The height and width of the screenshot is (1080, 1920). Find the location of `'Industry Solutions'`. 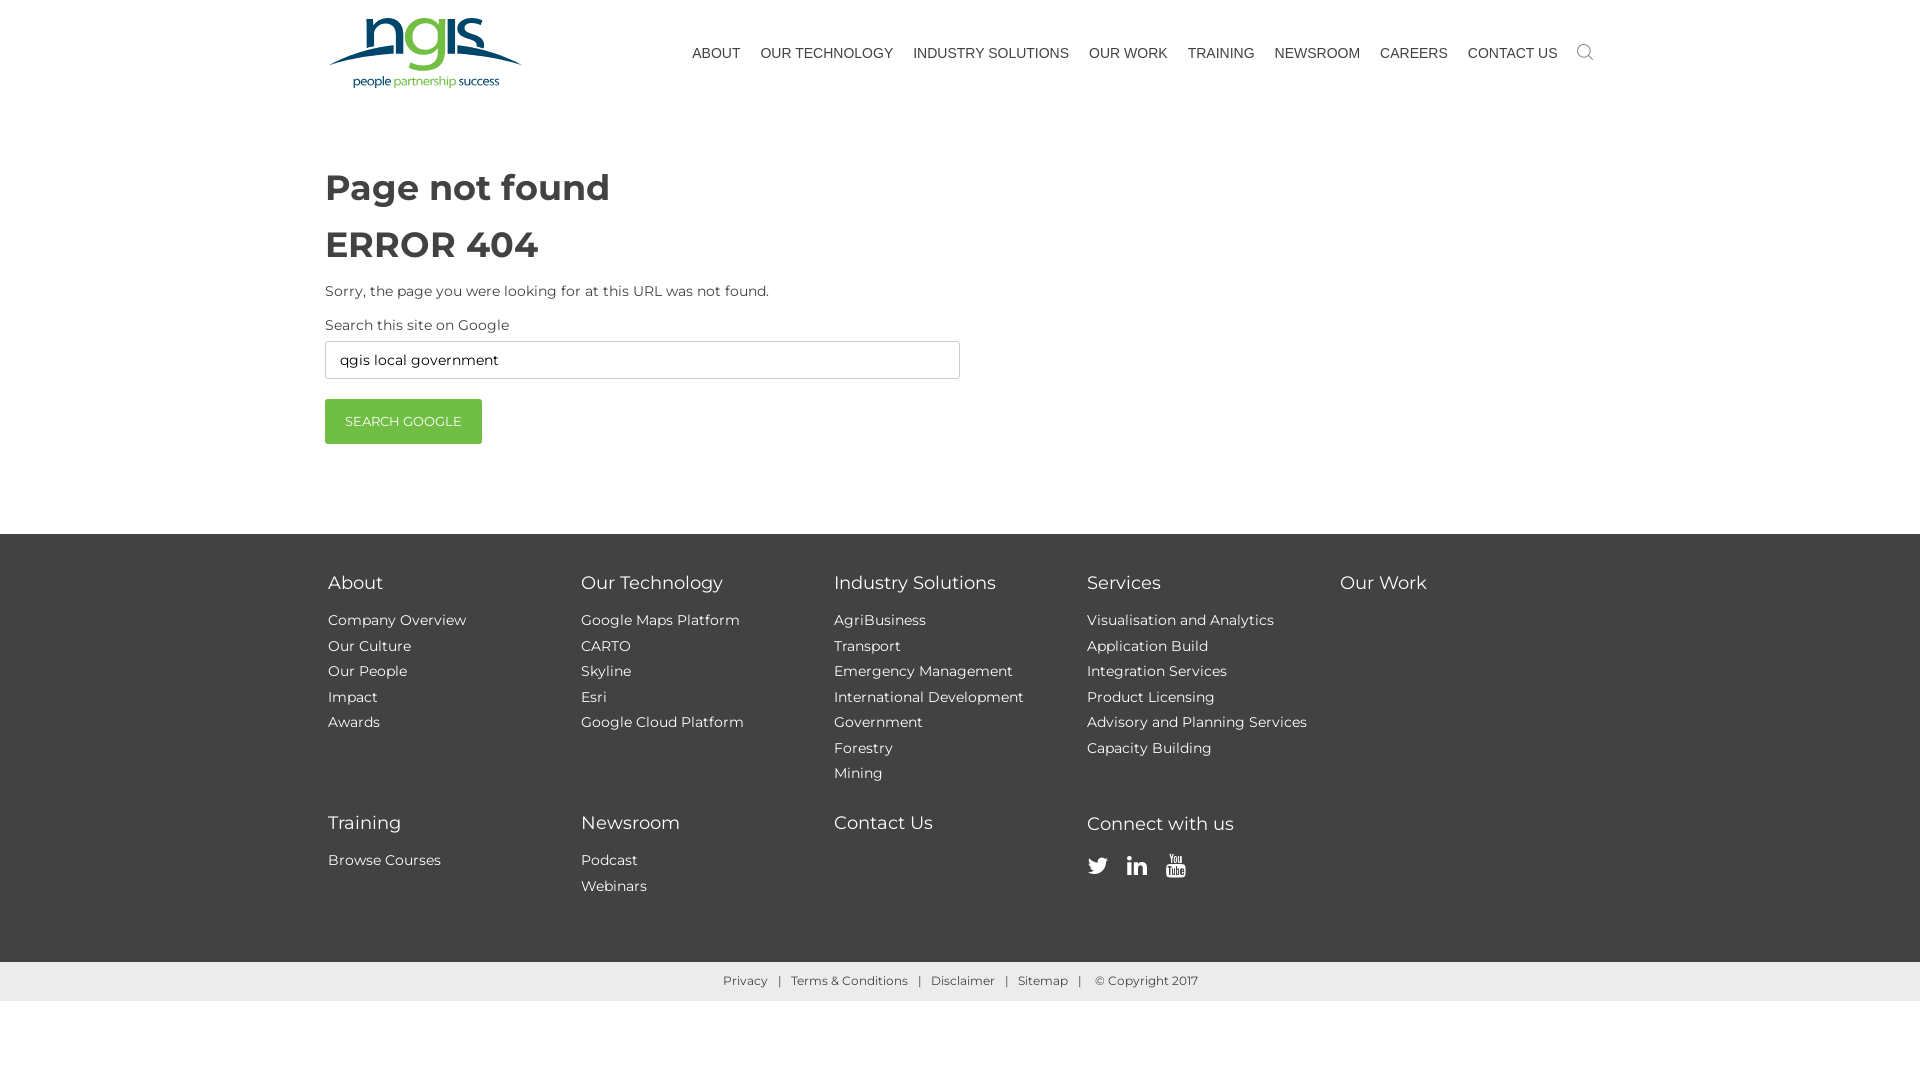

'Industry Solutions' is located at coordinates (834, 582).